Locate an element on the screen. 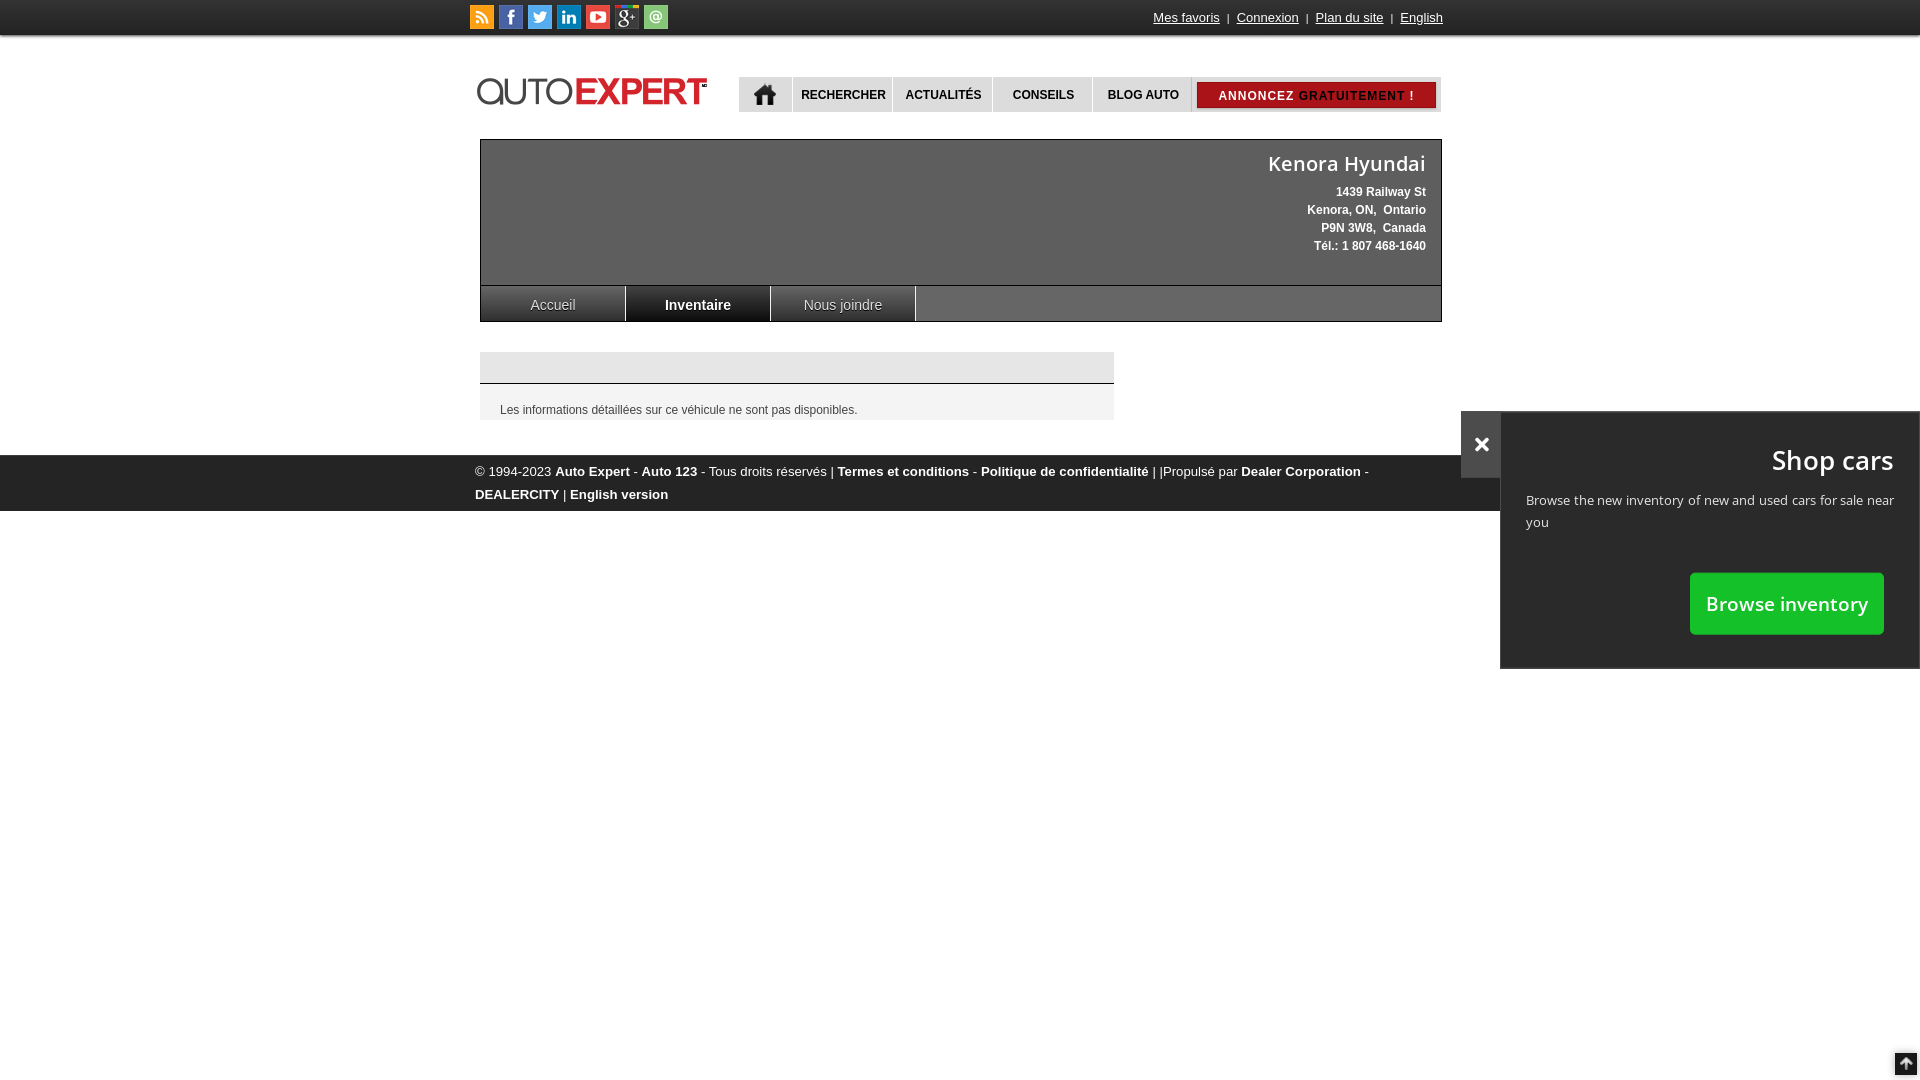 The image size is (1920, 1080). 'Suivez autoExpert.ca sur Facebook' is located at coordinates (499, 24).